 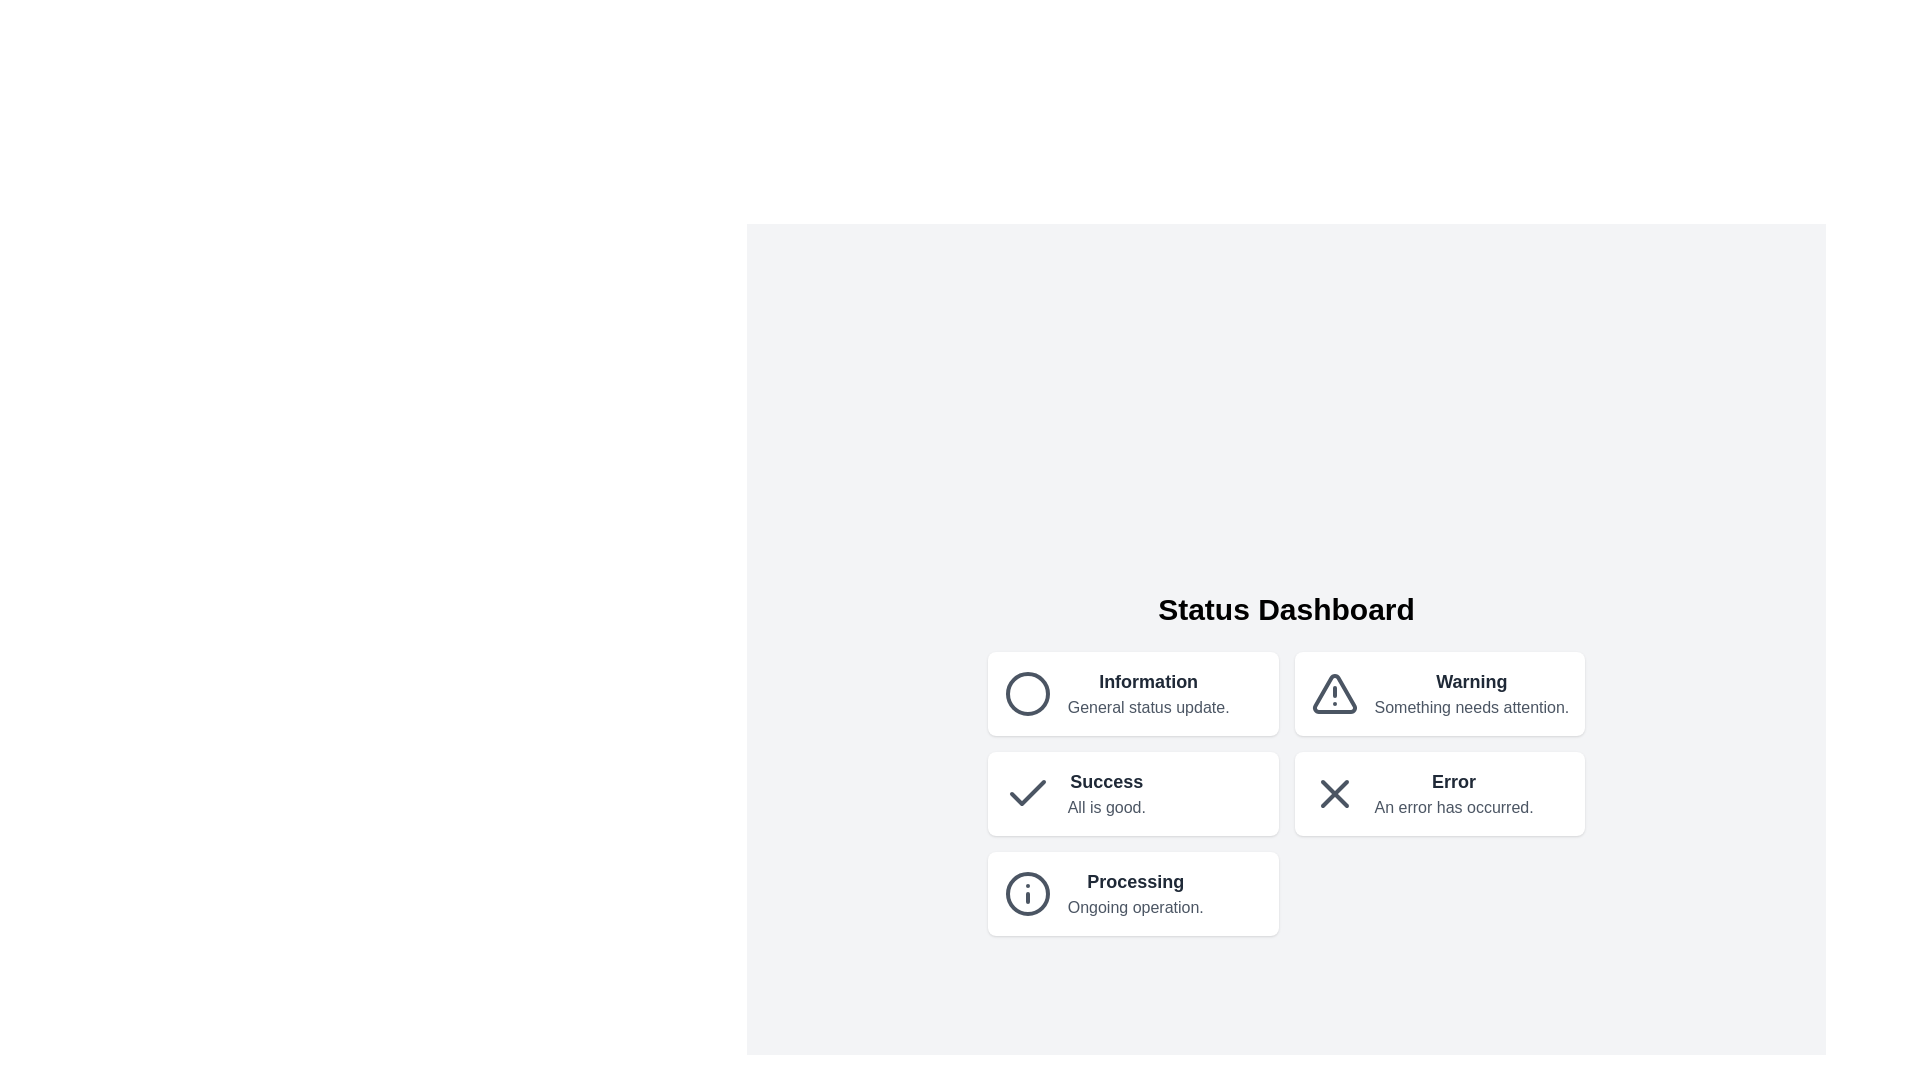 I want to click on the Error Symbol icon located within the 'Error' card in the bottom-right corner of the status dashboard, which signifies an error state, so click(x=1334, y=793).